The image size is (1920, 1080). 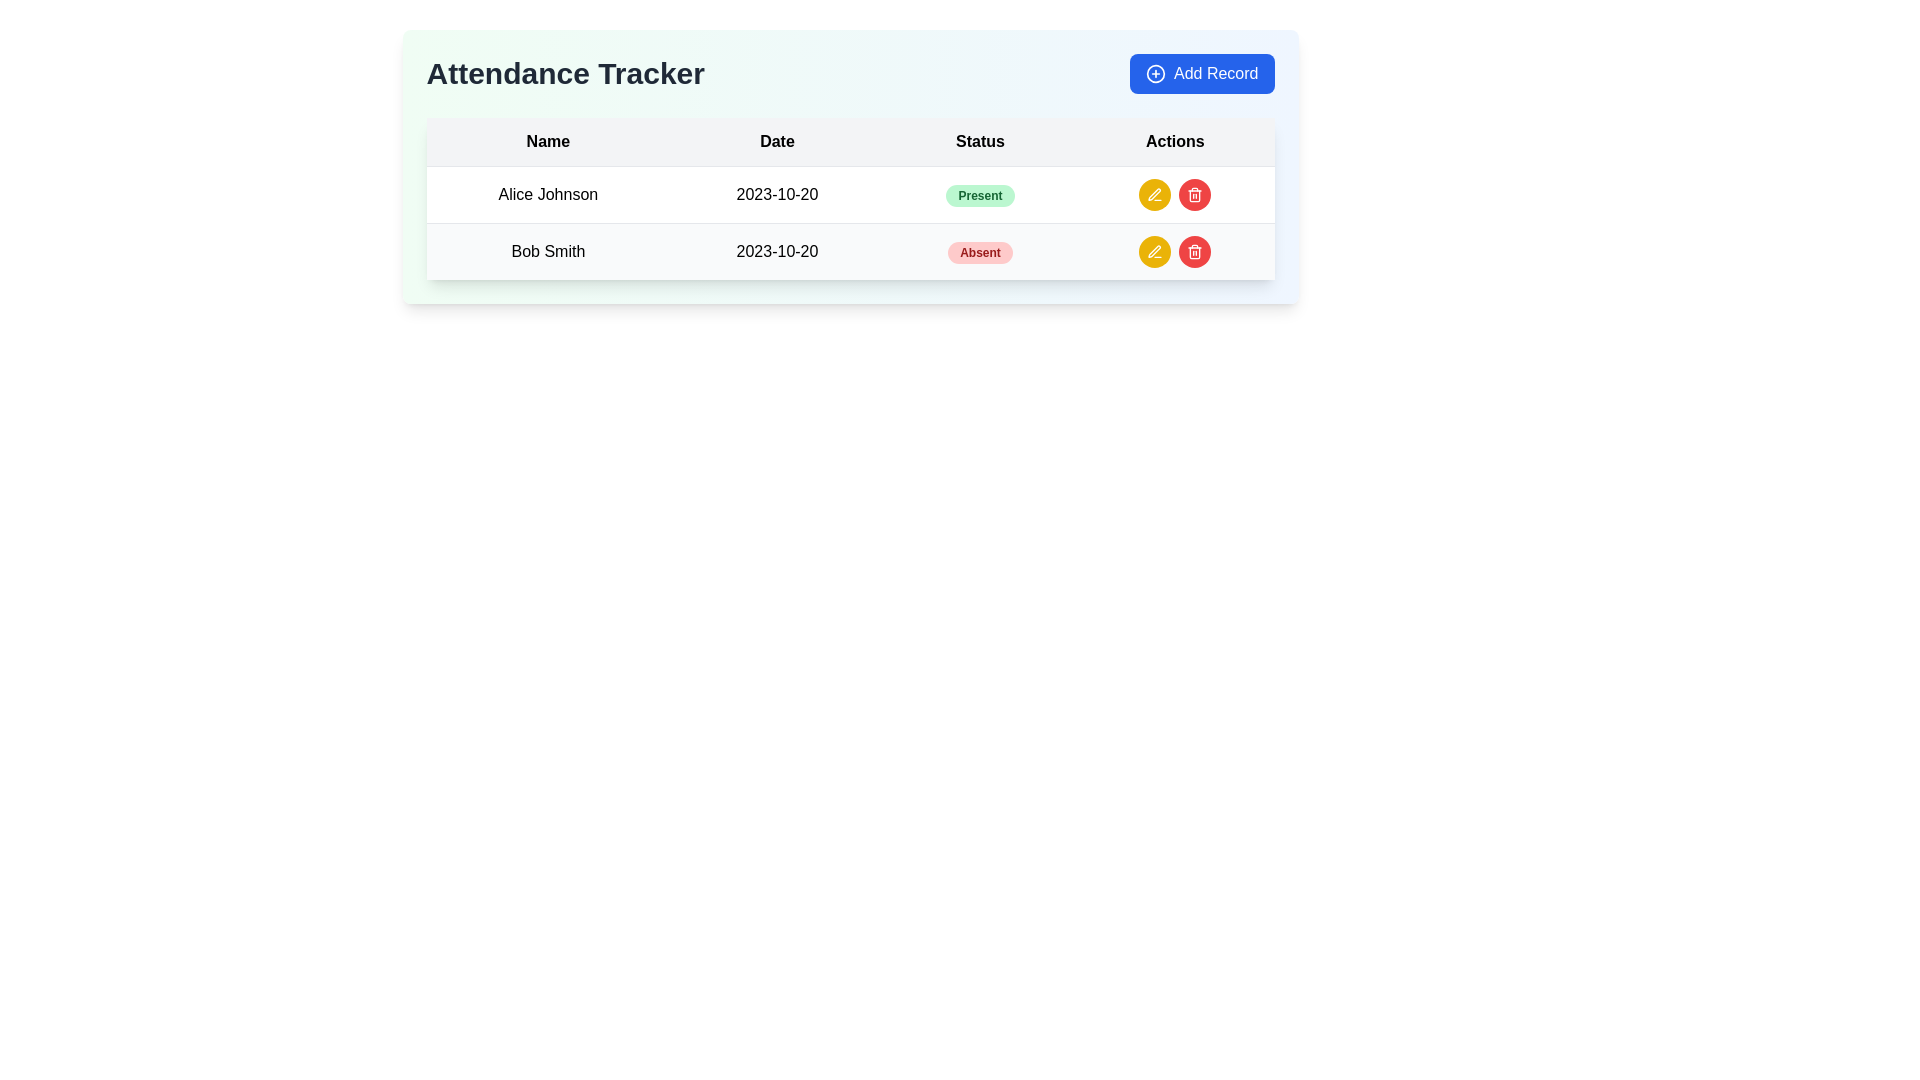 I want to click on displayed status from the status badge indicating that Alice Johnson is 'Present' on the specified date, so click(x=980, y=196).